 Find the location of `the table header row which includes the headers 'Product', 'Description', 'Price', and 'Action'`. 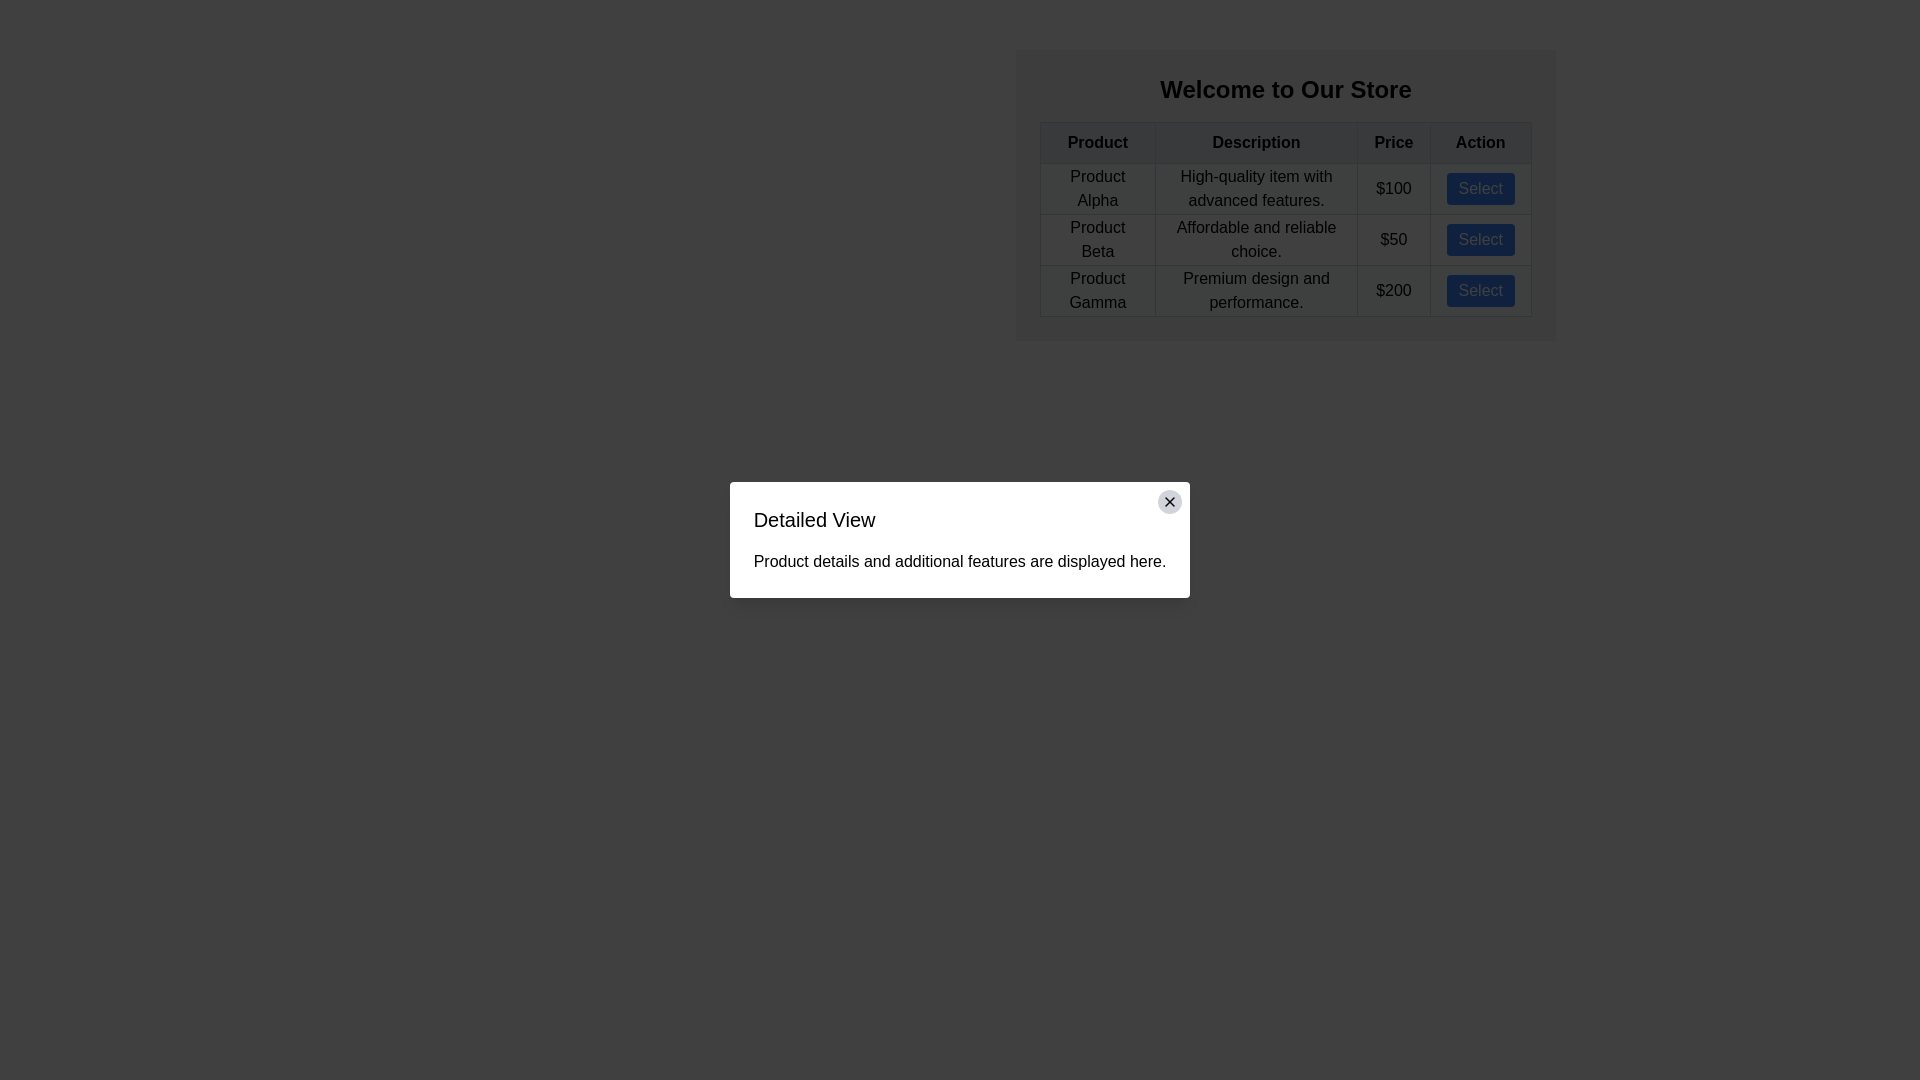

the table header row which includes the headers 'Product', 'Description', 'Price', and 'Action' is located at coordinates (1286, 141).